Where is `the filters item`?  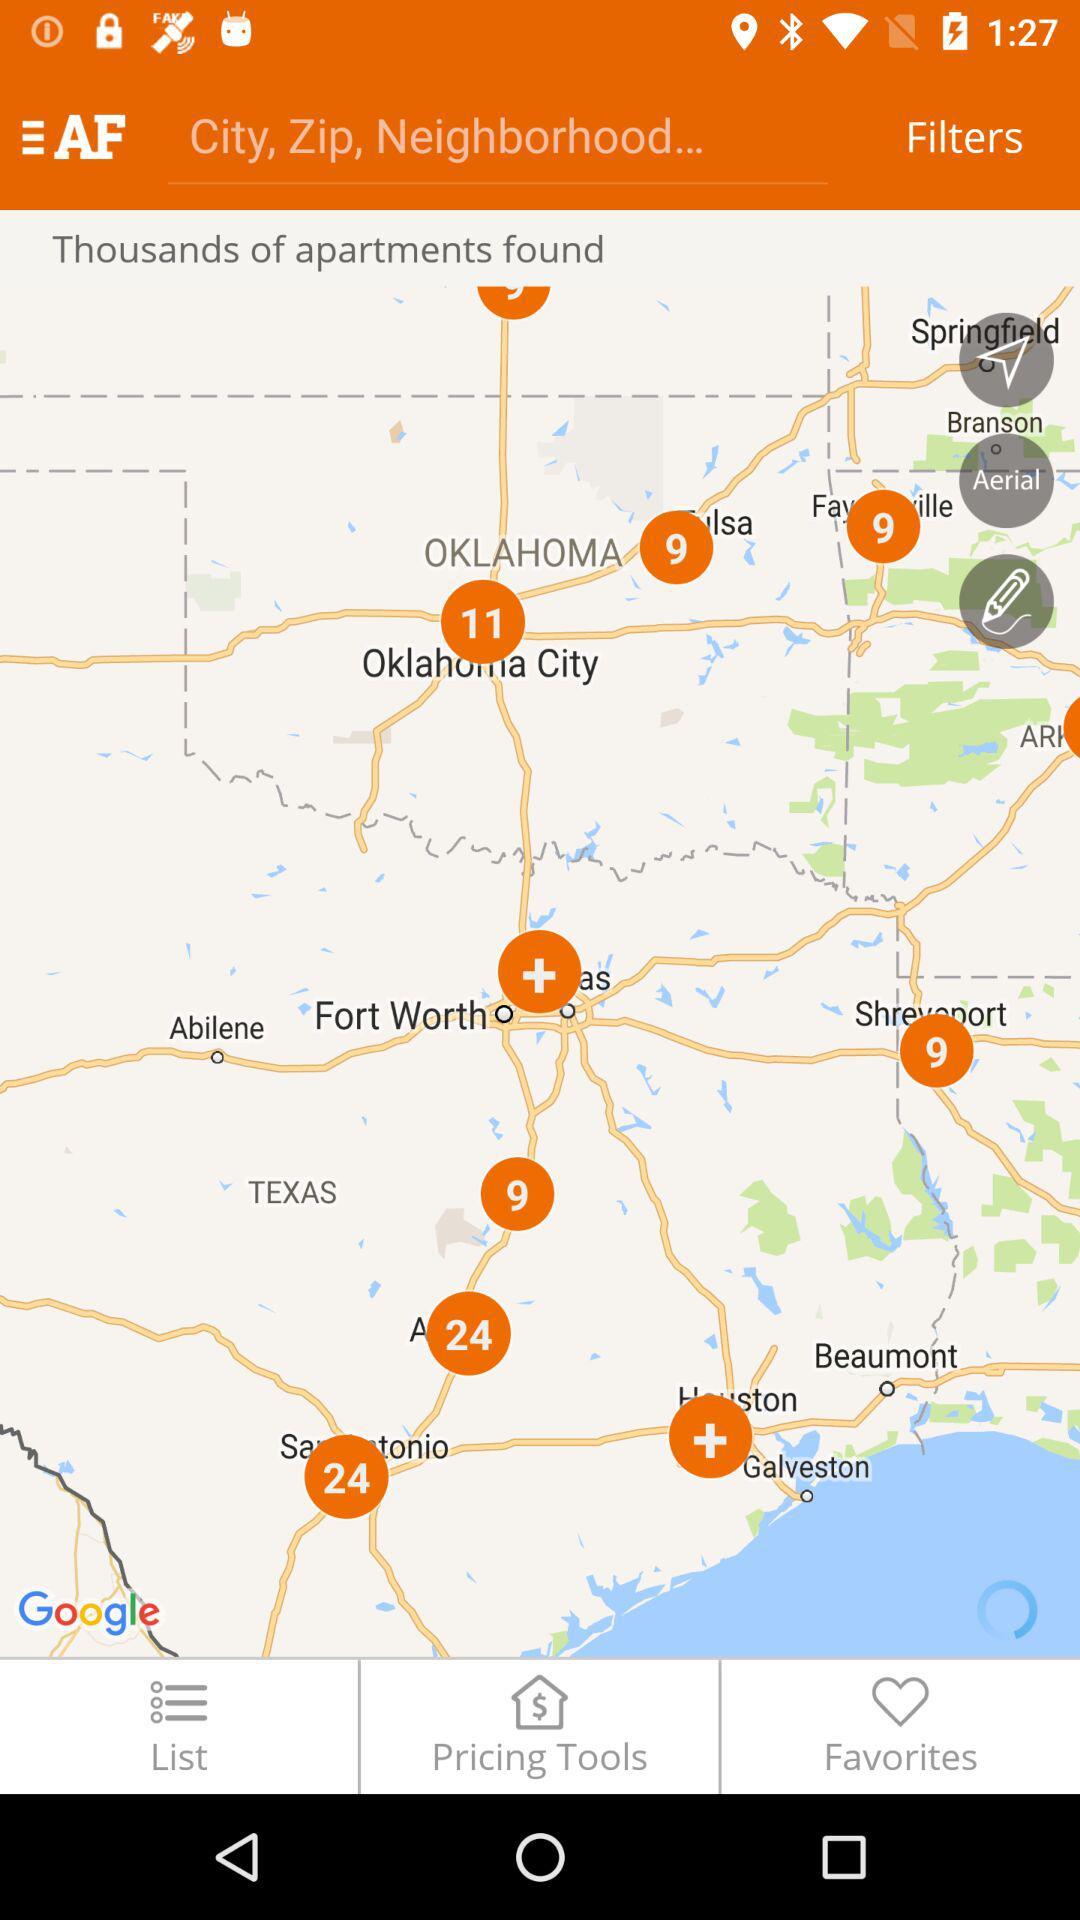 the filters item is located at coordinates (963, 135).